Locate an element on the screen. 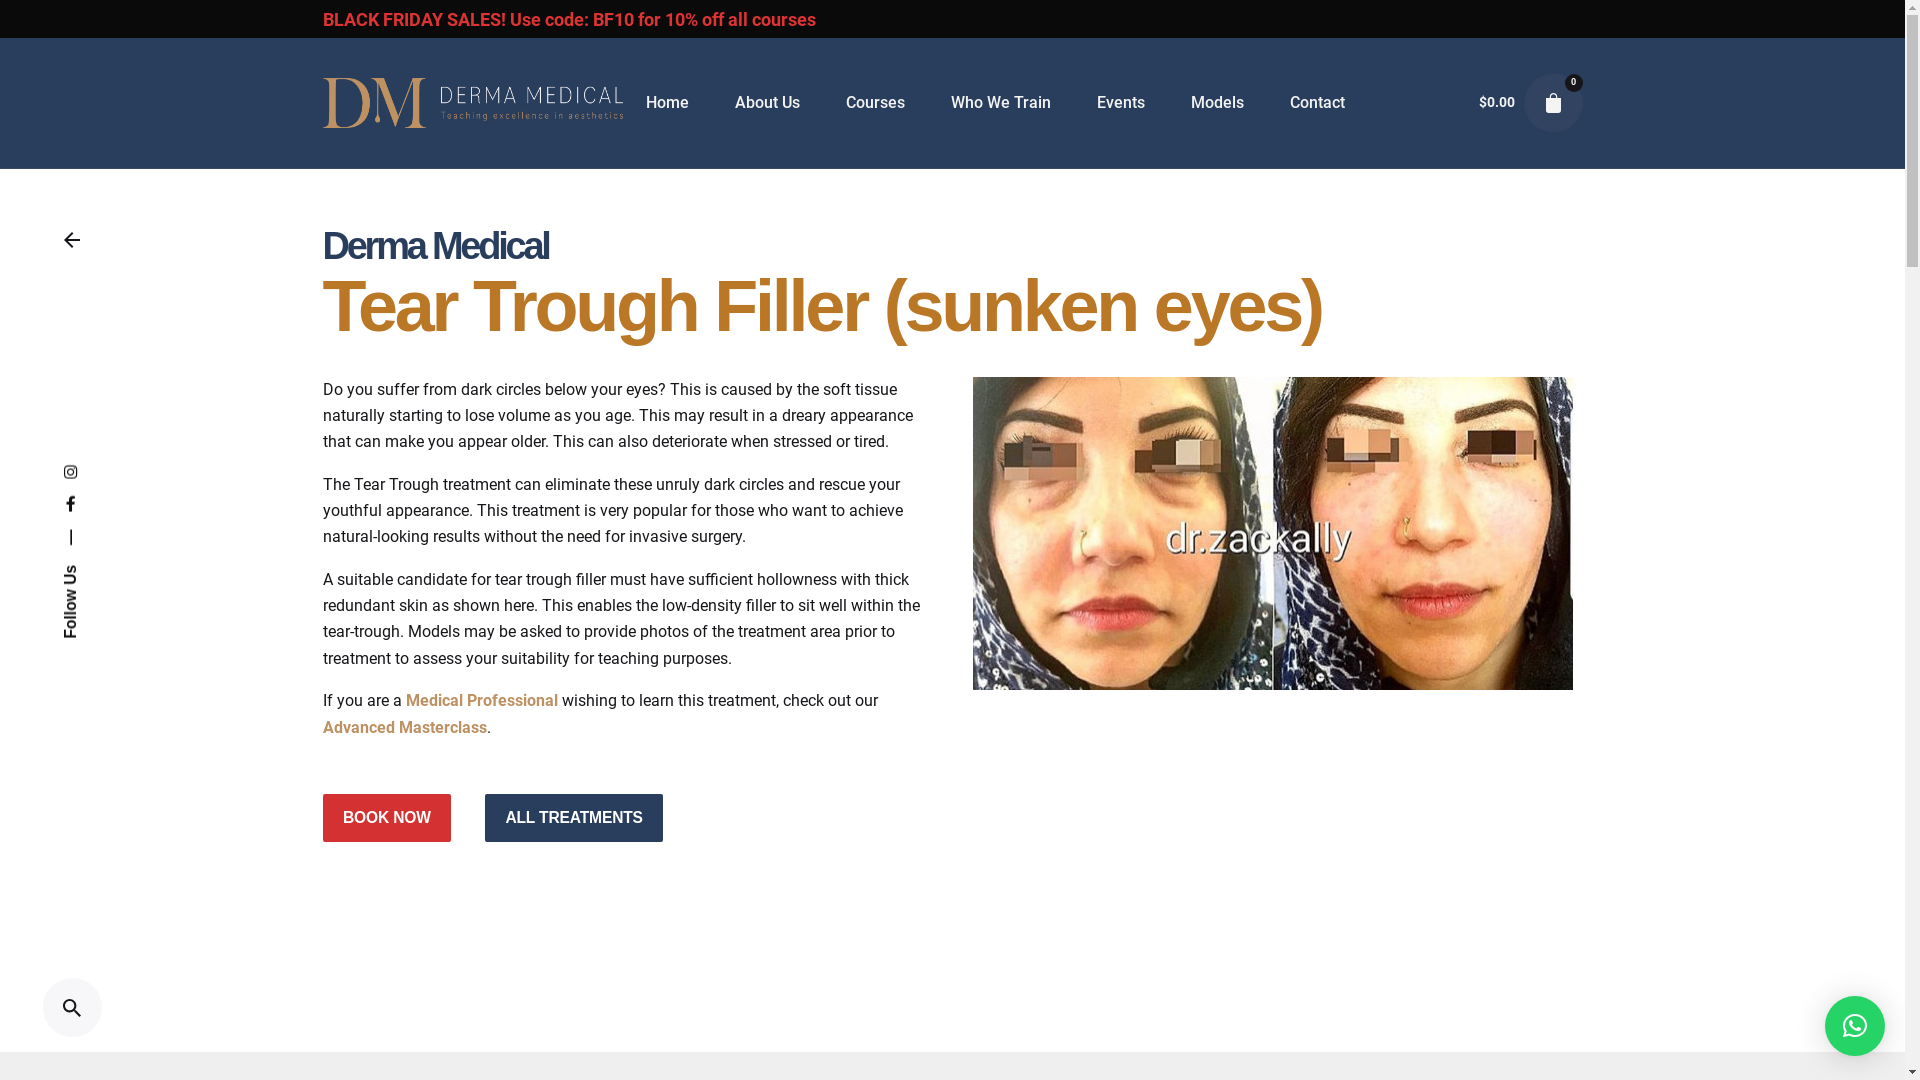  'About Us' is located at coordinates (766, 103).